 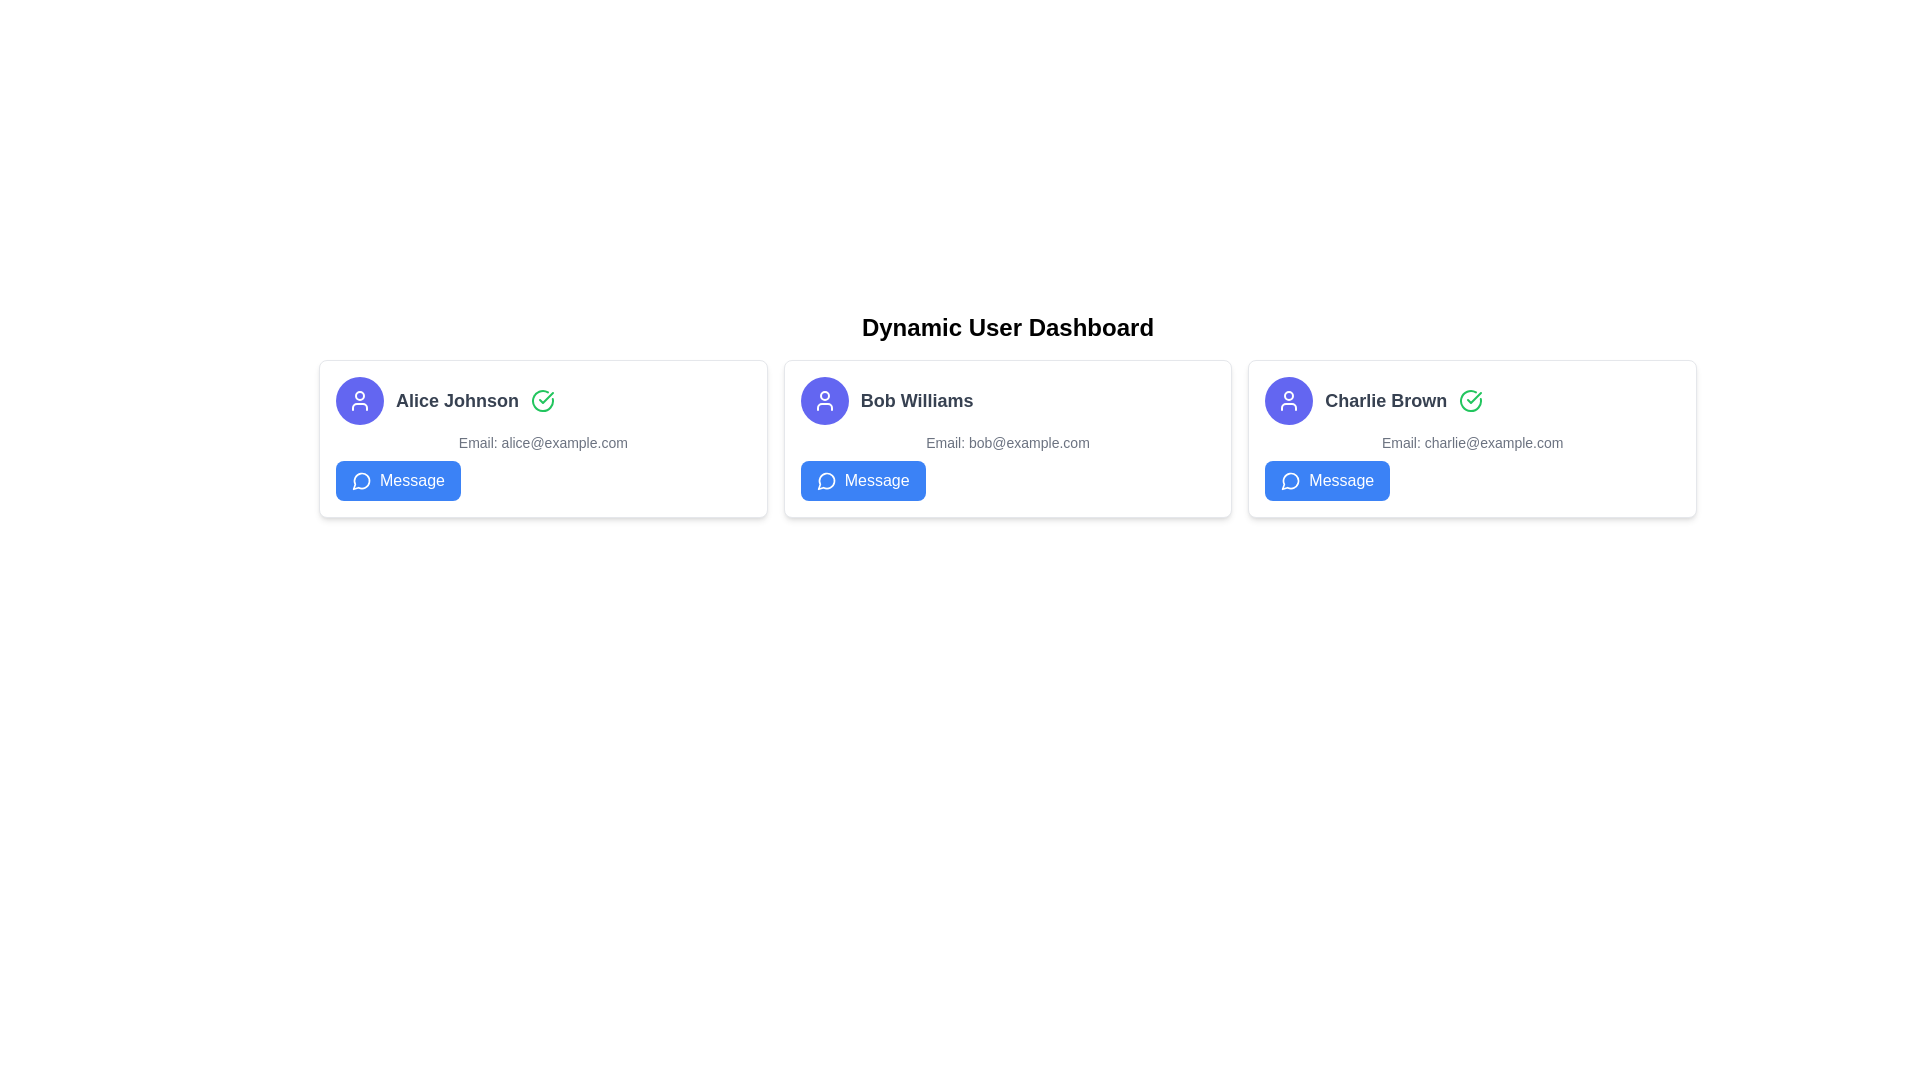 I want to click on the circular green checkmark icon indicating completion, located to the right of 'Alice Johnson', so click(x=542, y=401).